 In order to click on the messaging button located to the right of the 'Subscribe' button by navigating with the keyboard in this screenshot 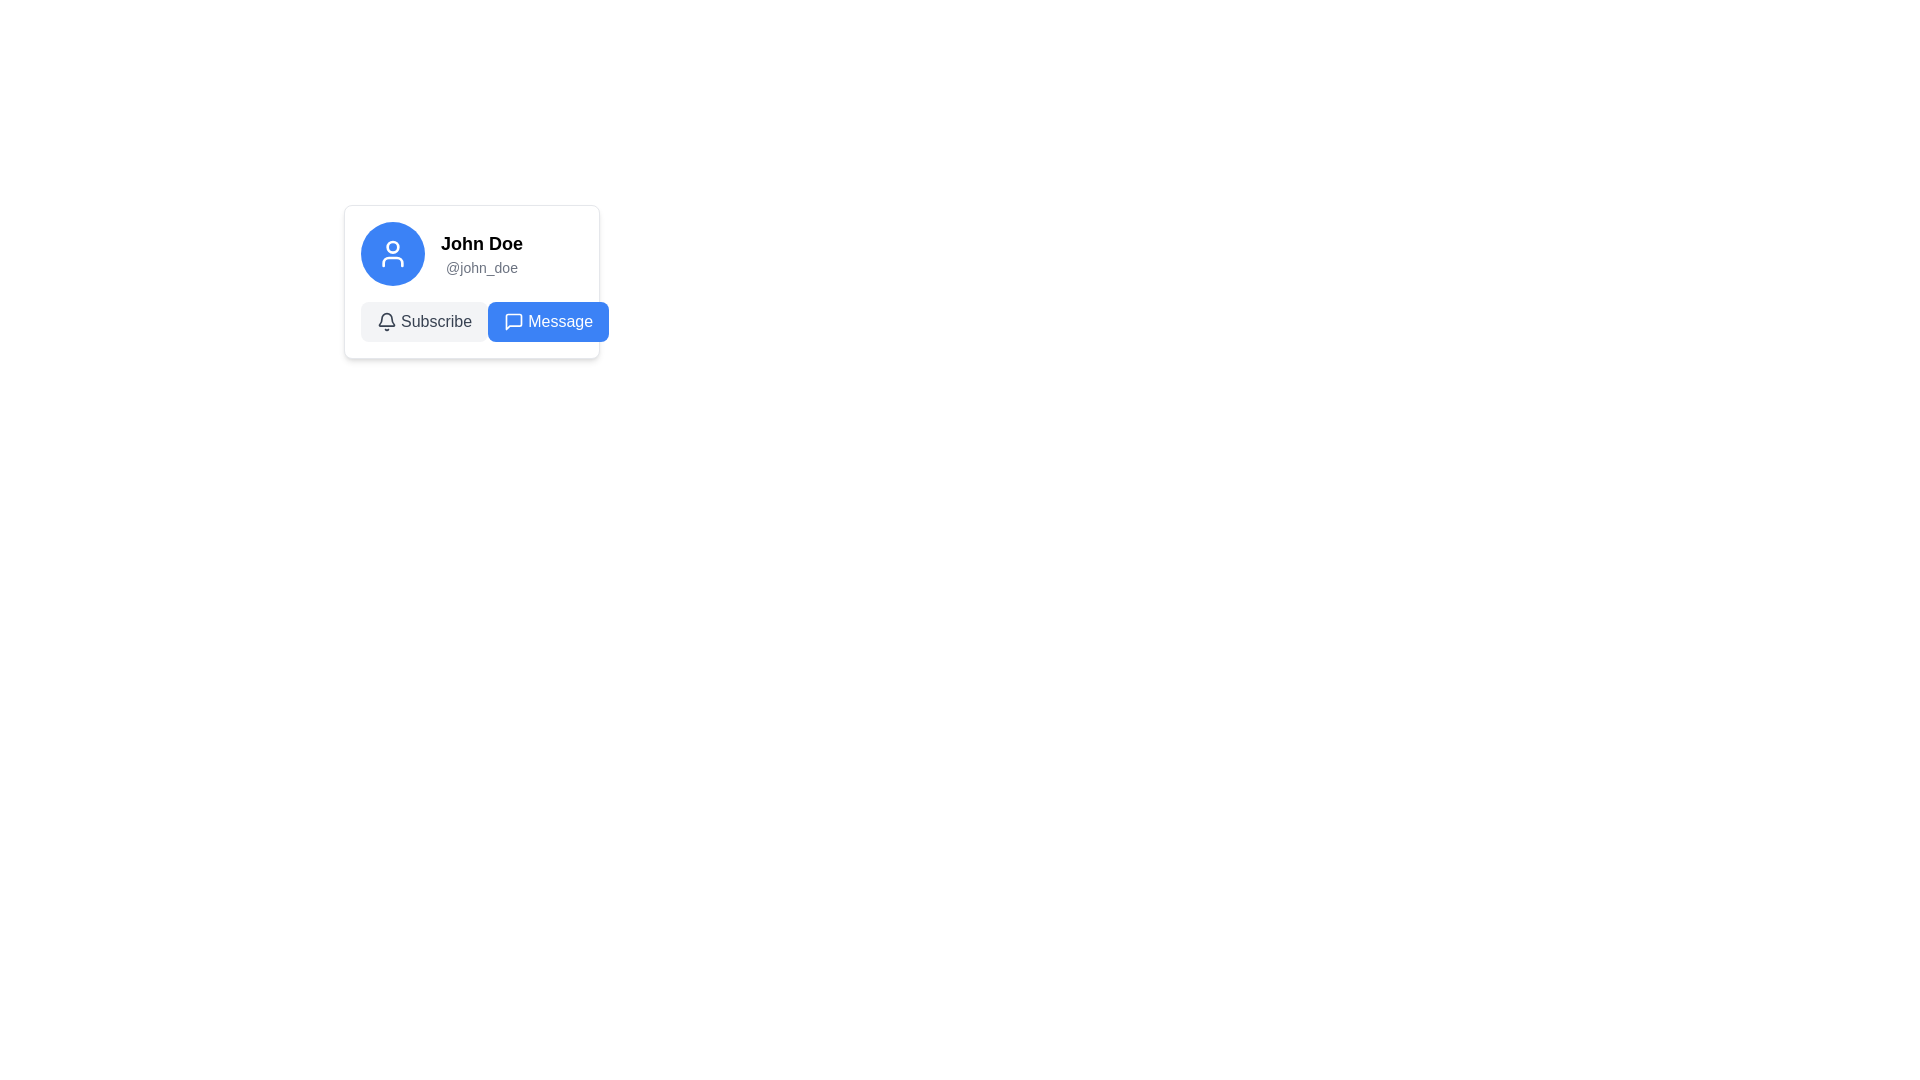, I will do `click(548, 320)`.